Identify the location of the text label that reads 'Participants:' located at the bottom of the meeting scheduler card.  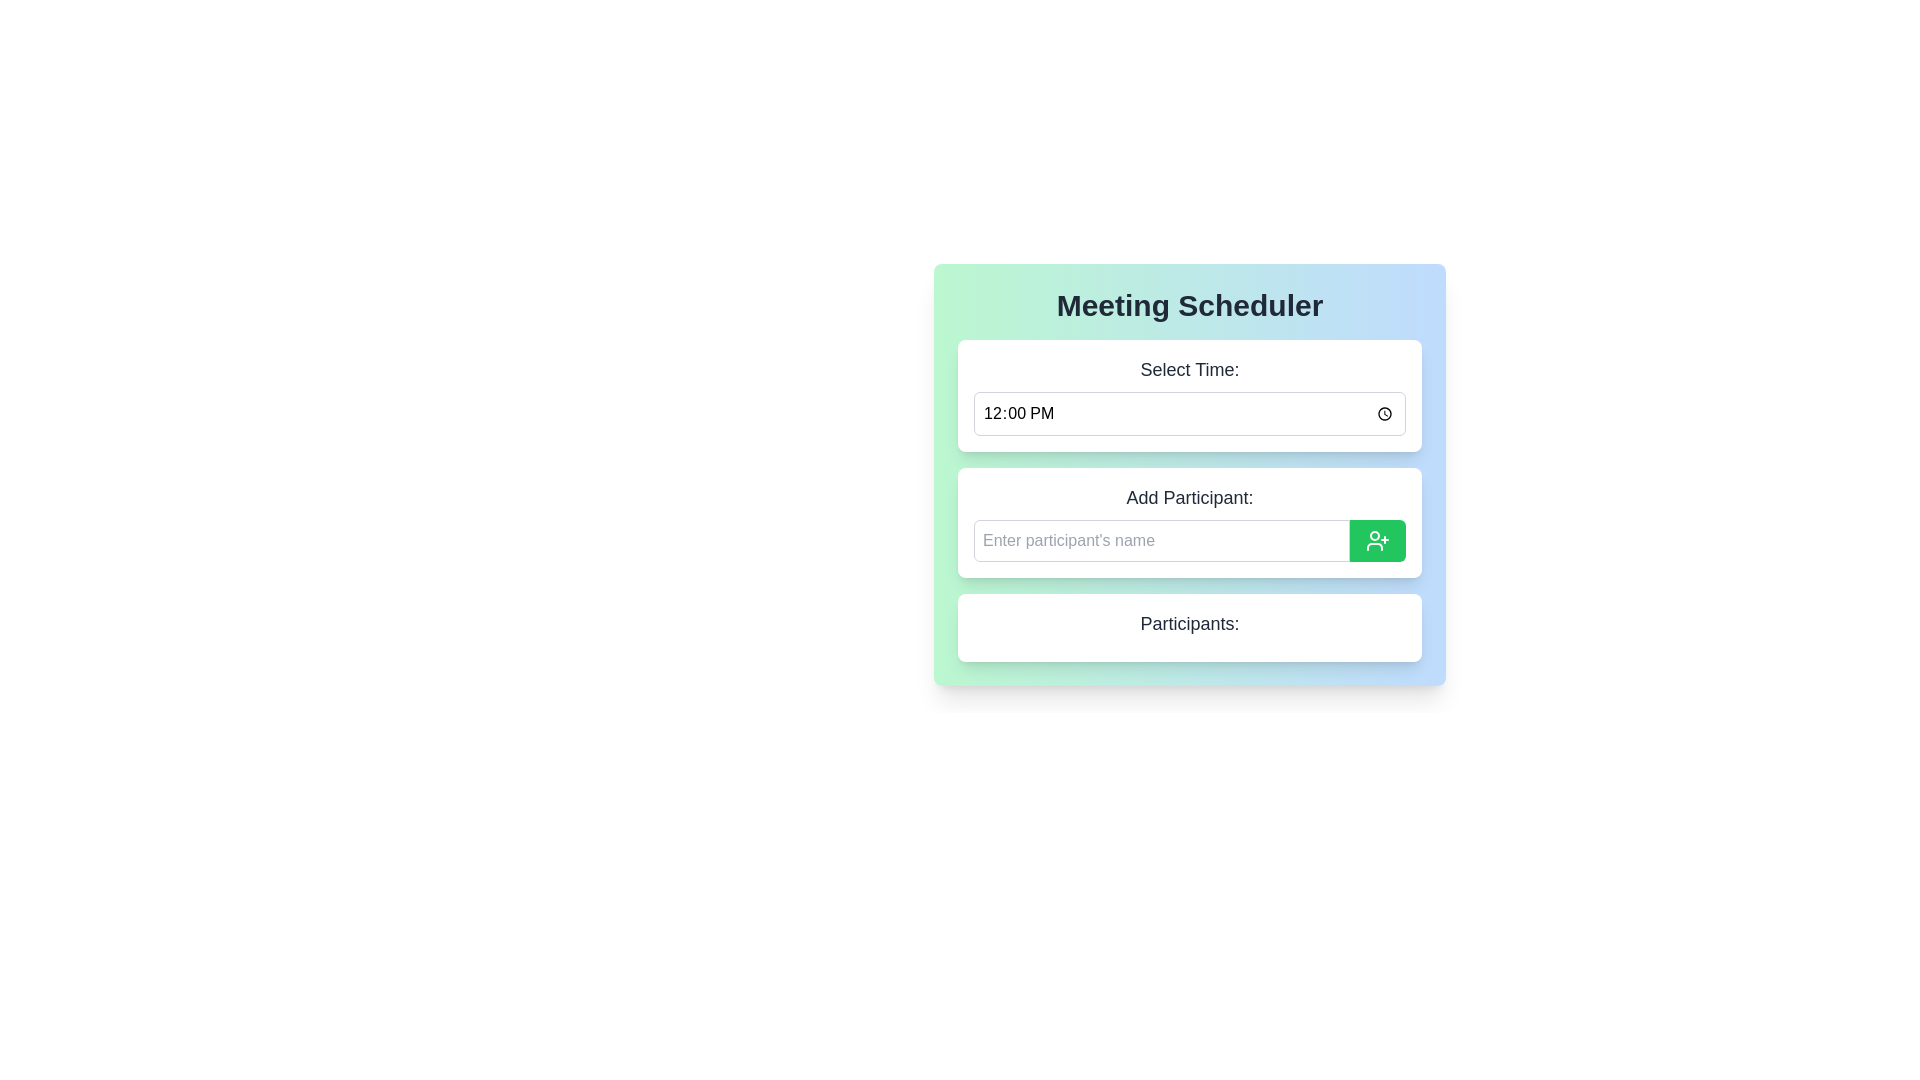
(1190, 623).